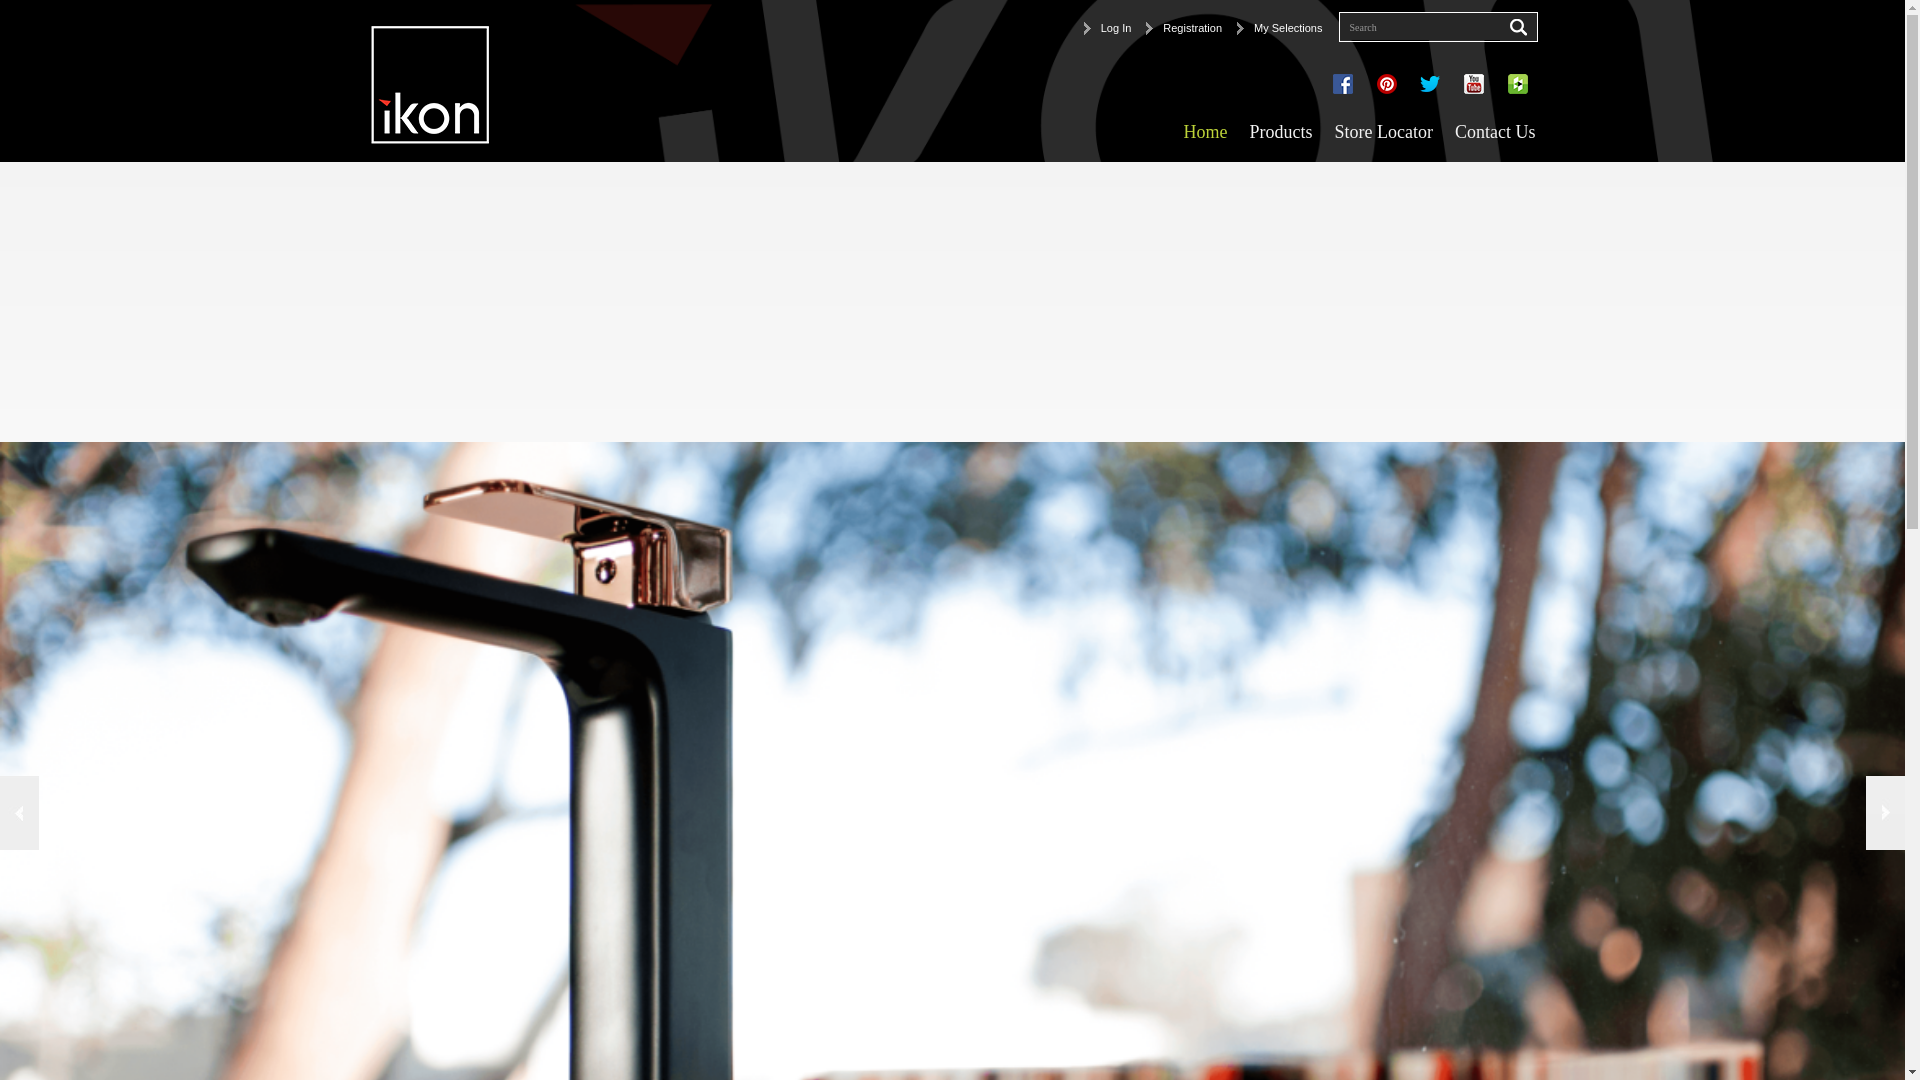 This screenshot has width=1920, height=1080. Describe the element at coordinates (1107, 27) in the screenshot. I see `'Log In'` at that location.